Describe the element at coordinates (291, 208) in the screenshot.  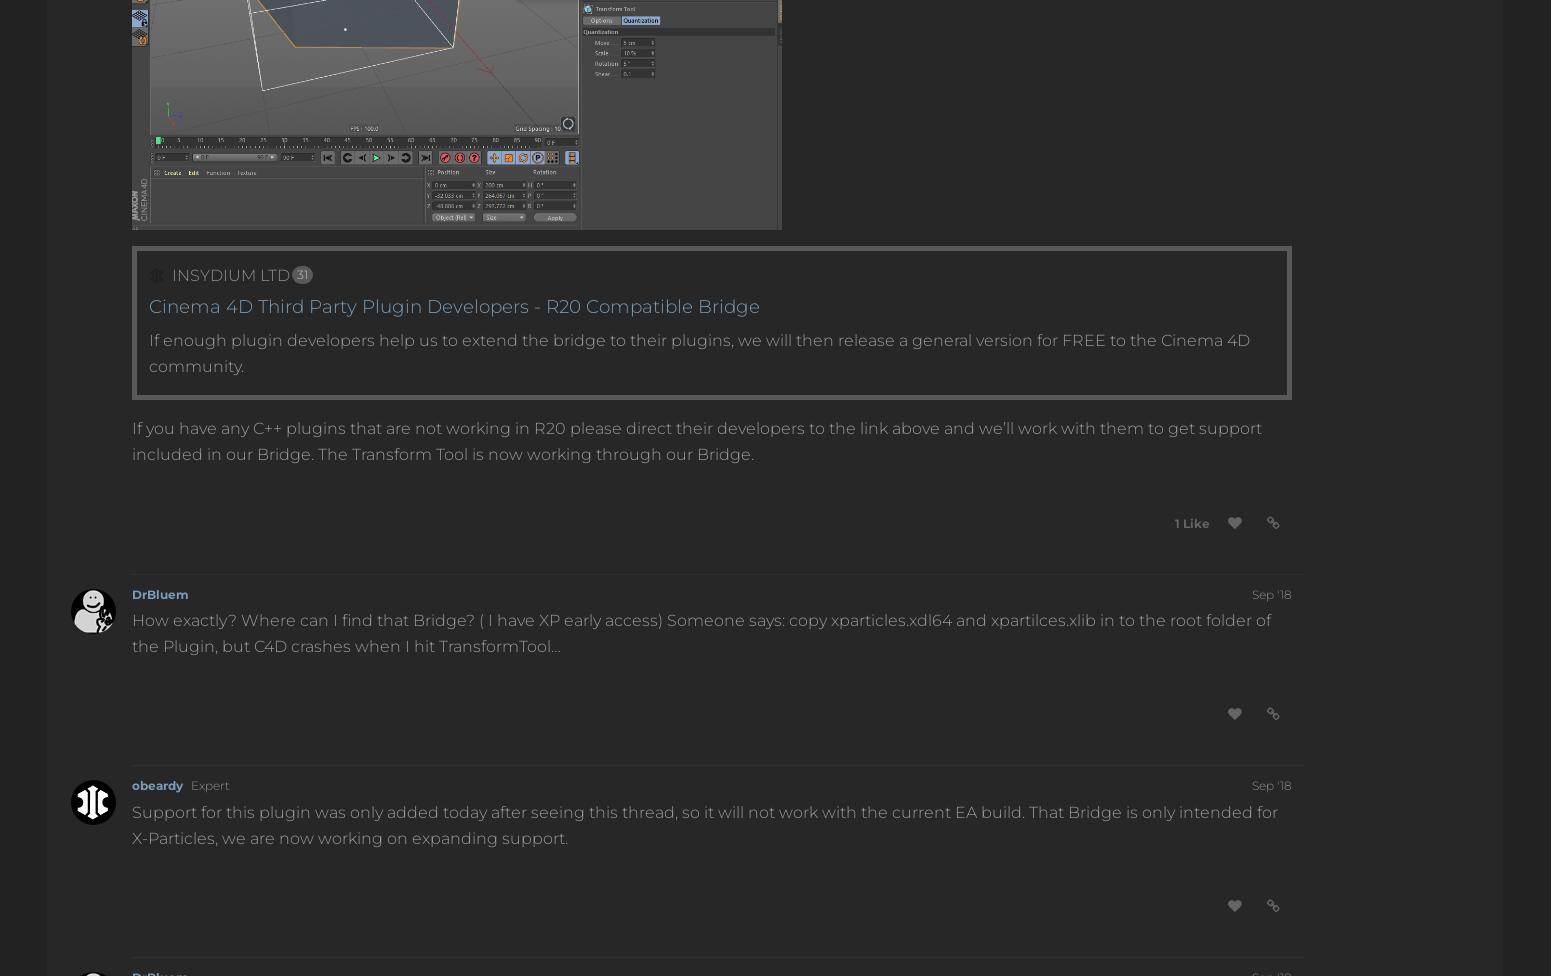
I see `'1251x962 293 KB'` at that location.